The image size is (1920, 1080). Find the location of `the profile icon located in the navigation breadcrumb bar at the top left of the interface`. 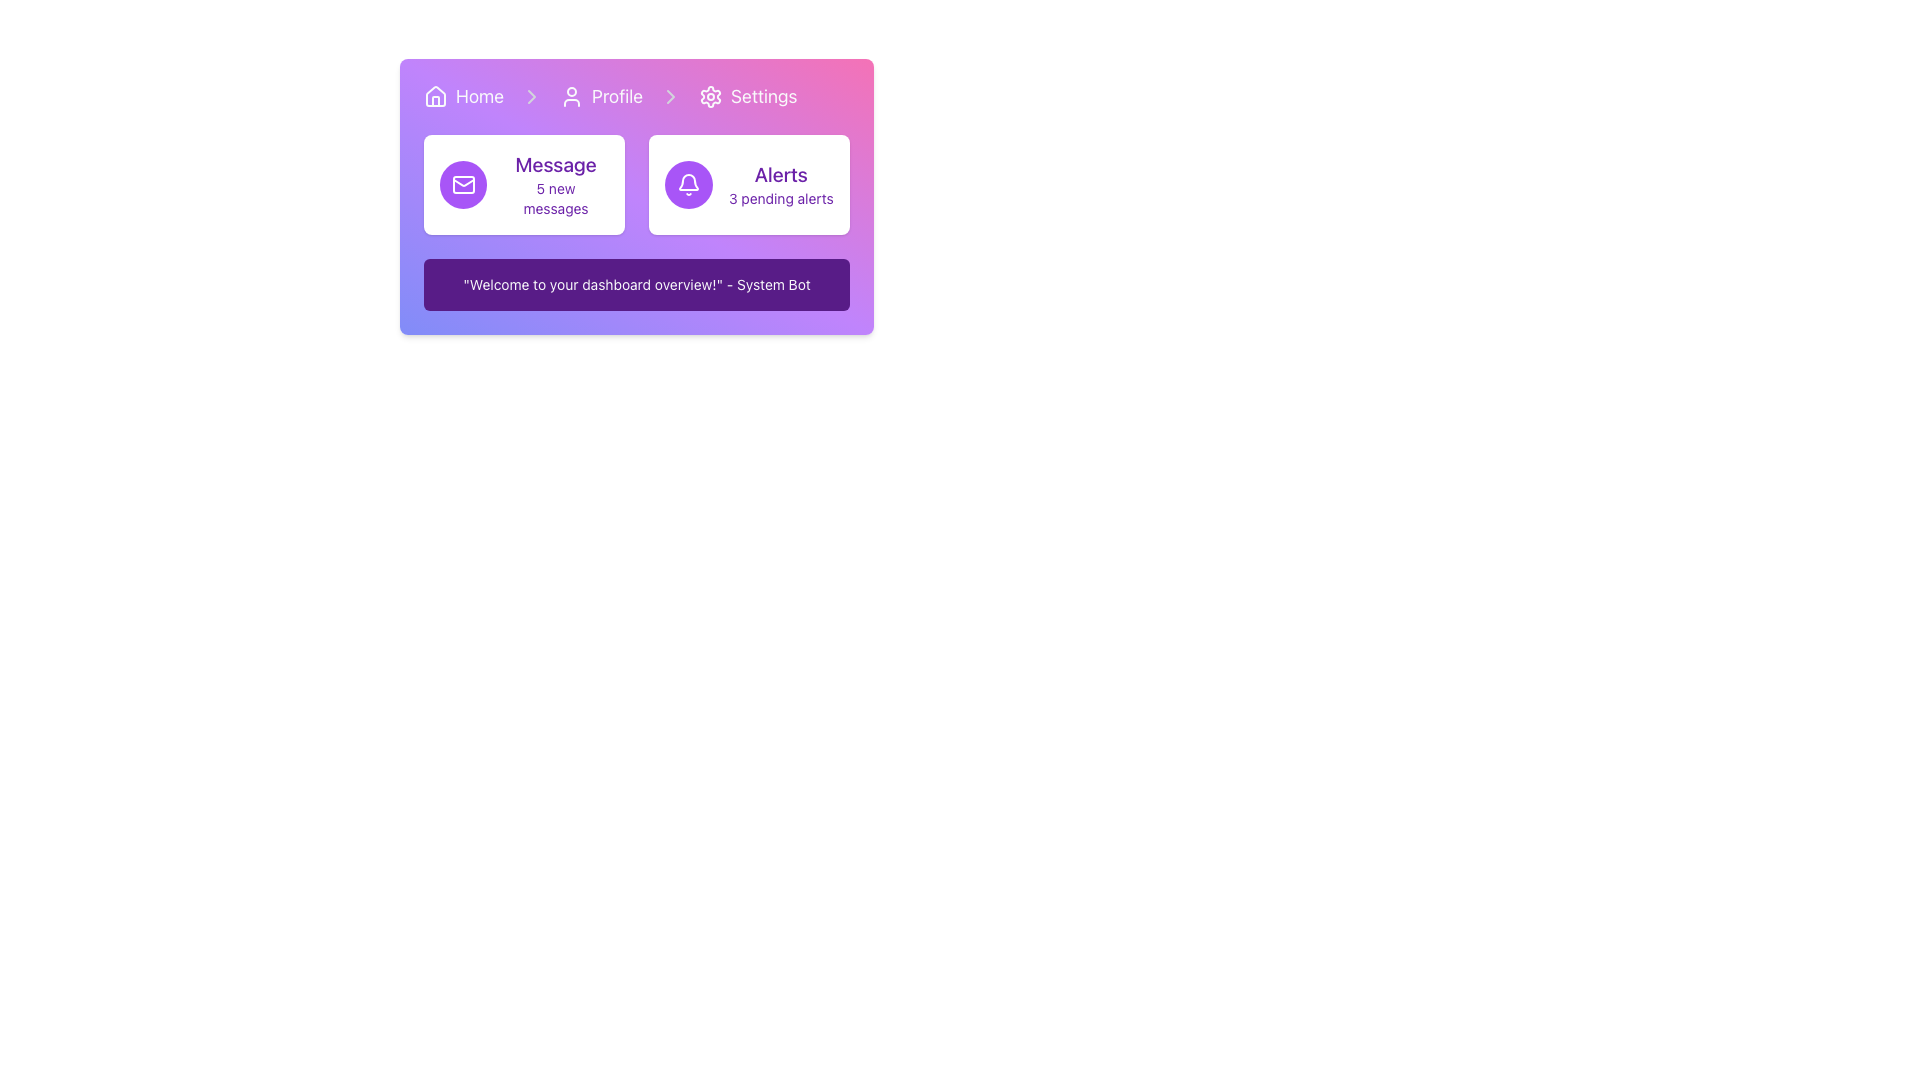

the profile icon located in the navigation breadcrumb bar at the top left of the interface is located at coordinates (570, 96).